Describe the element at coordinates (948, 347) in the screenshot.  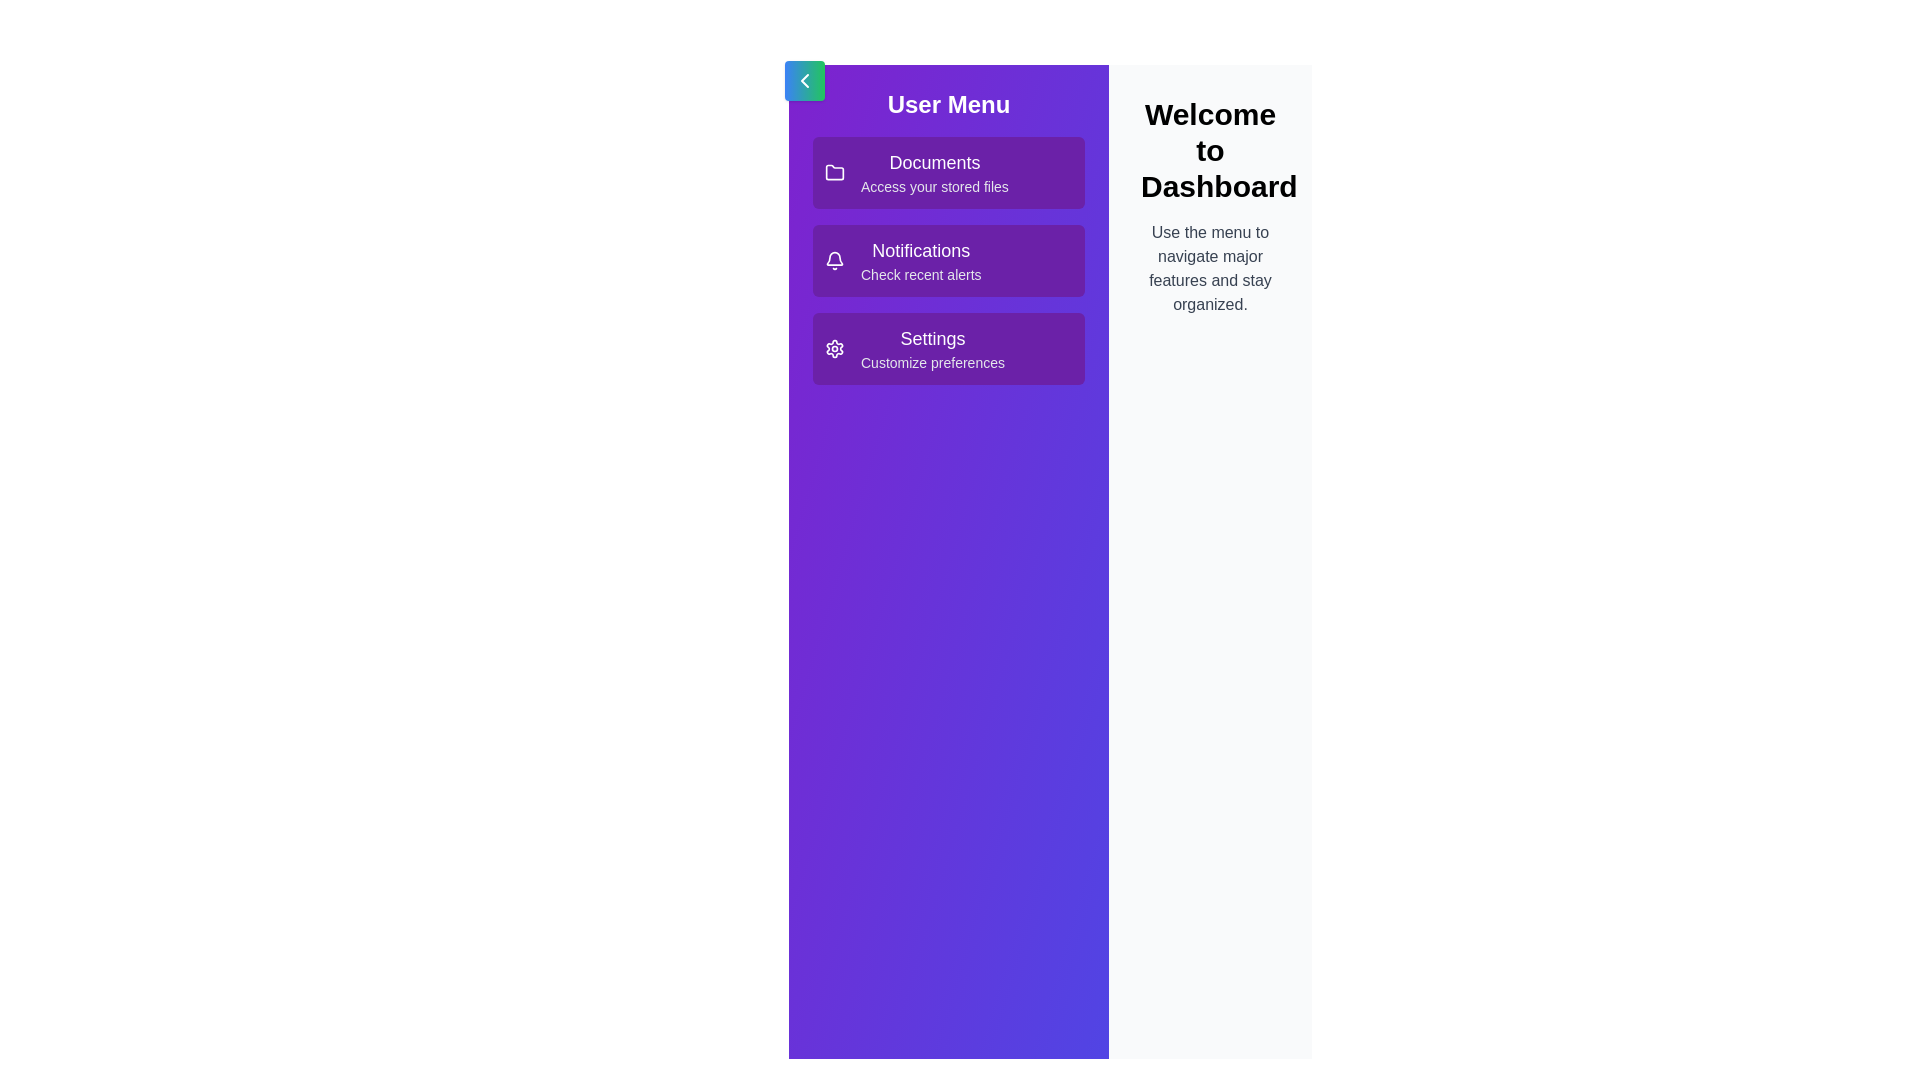
I see `the menu item Settings to navigate to its corresponding section` at that location.